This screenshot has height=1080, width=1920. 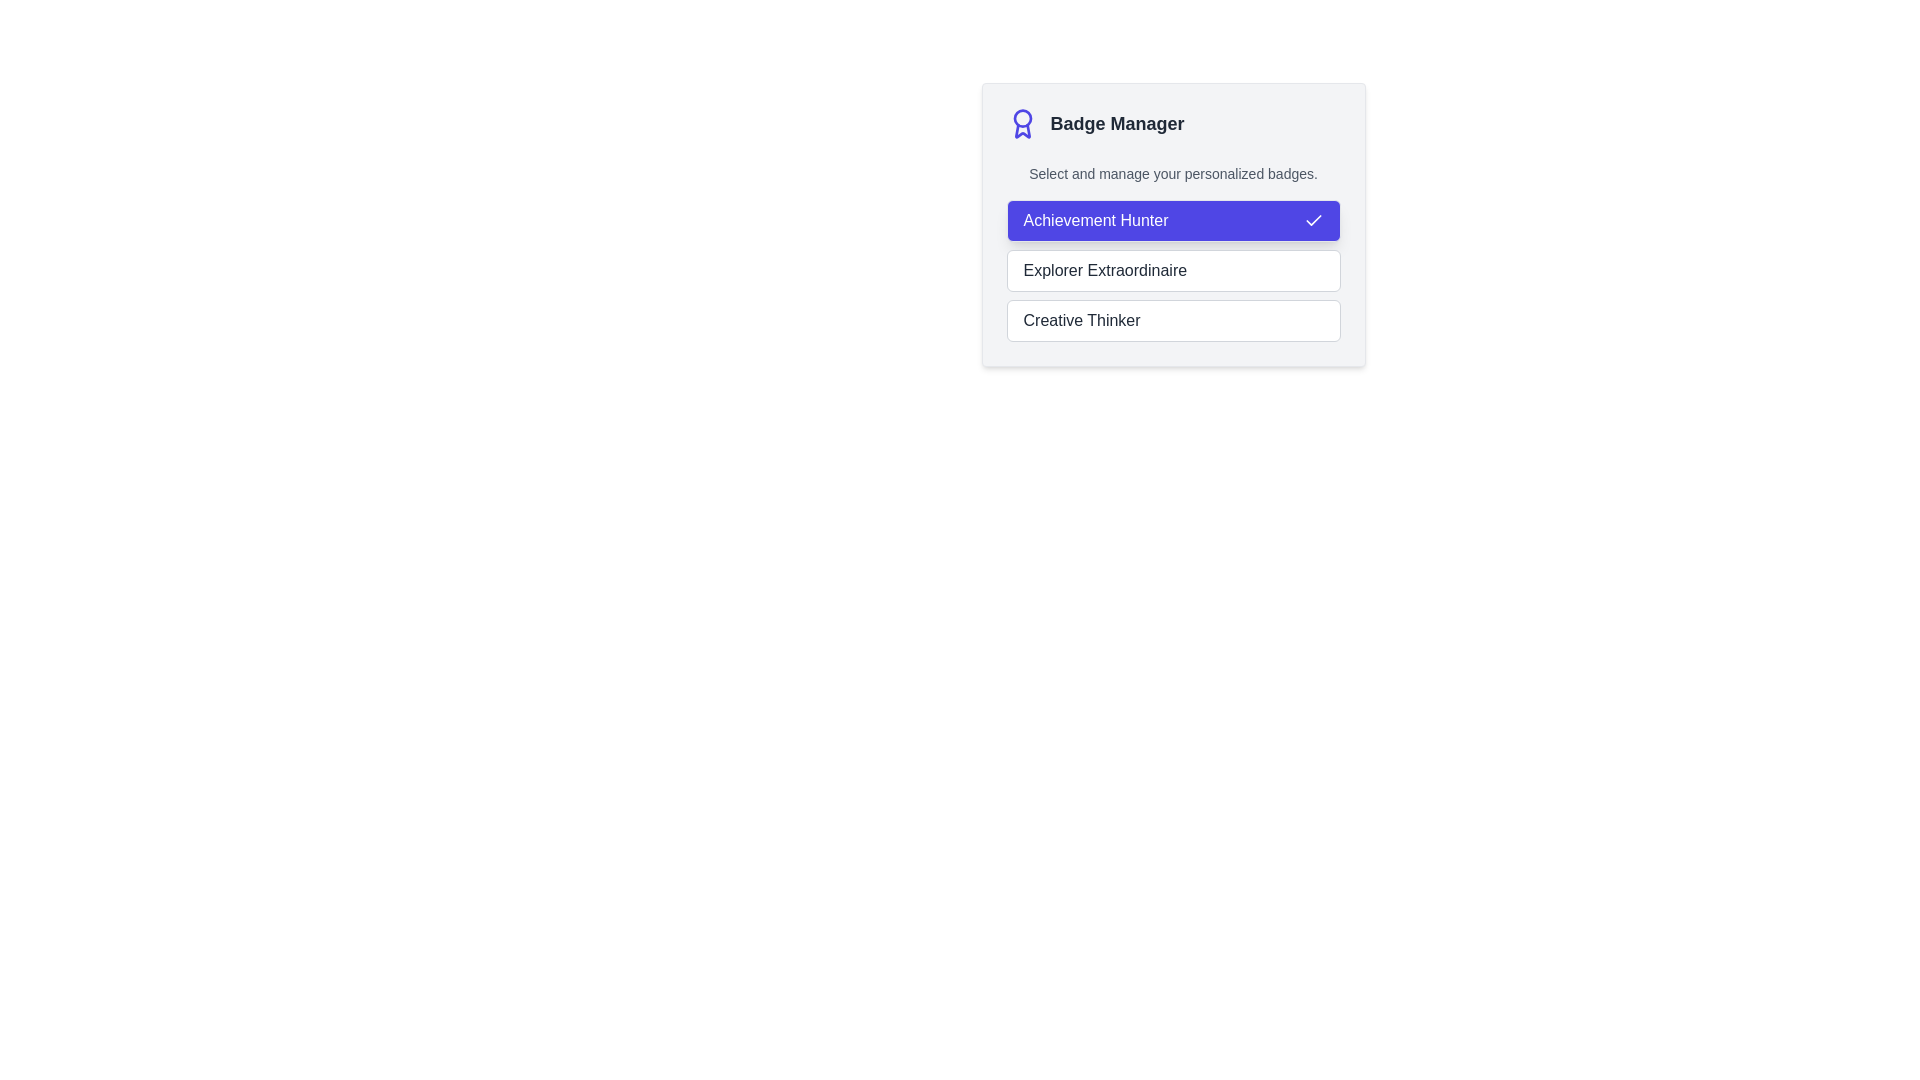 What do you see at coordinates (1094, 220) in the screenshot?
I see `the text label located inside the upper section of the rectangular purple button, which represents one of the selectable badge options in the interface` at bounding box center [1094, 220].